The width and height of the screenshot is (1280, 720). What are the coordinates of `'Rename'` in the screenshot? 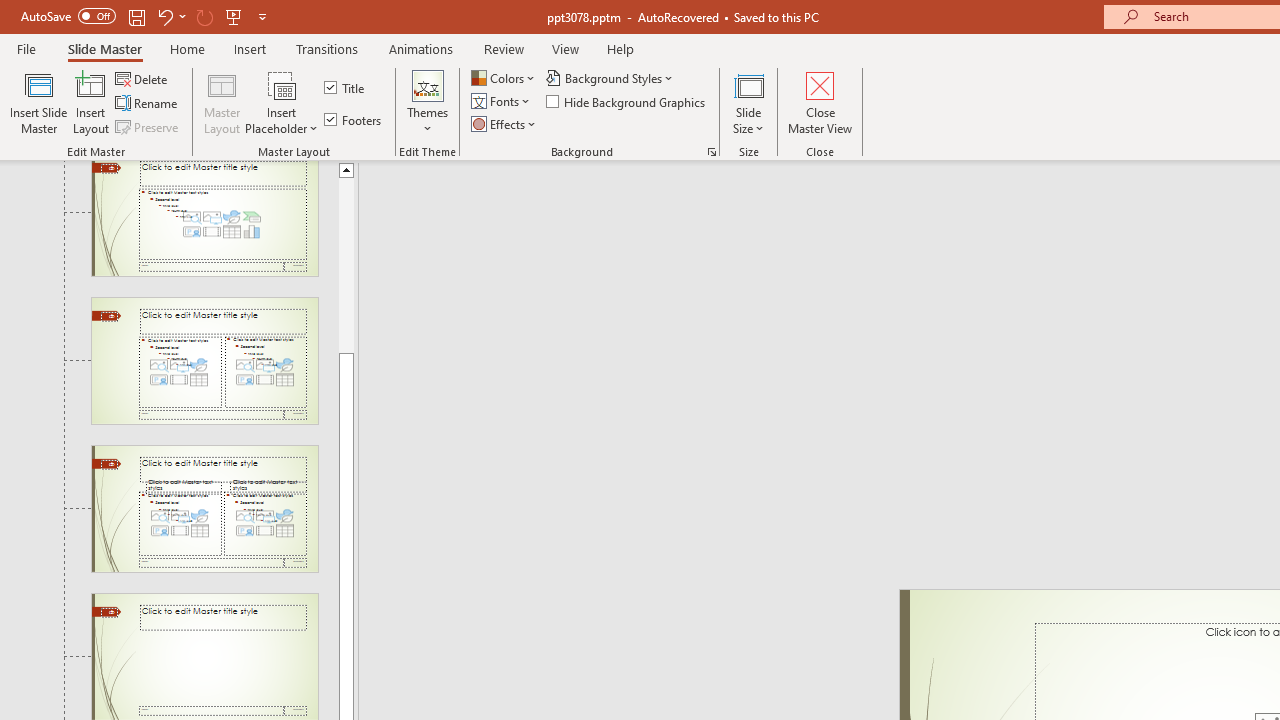 It's located at (147, 103).